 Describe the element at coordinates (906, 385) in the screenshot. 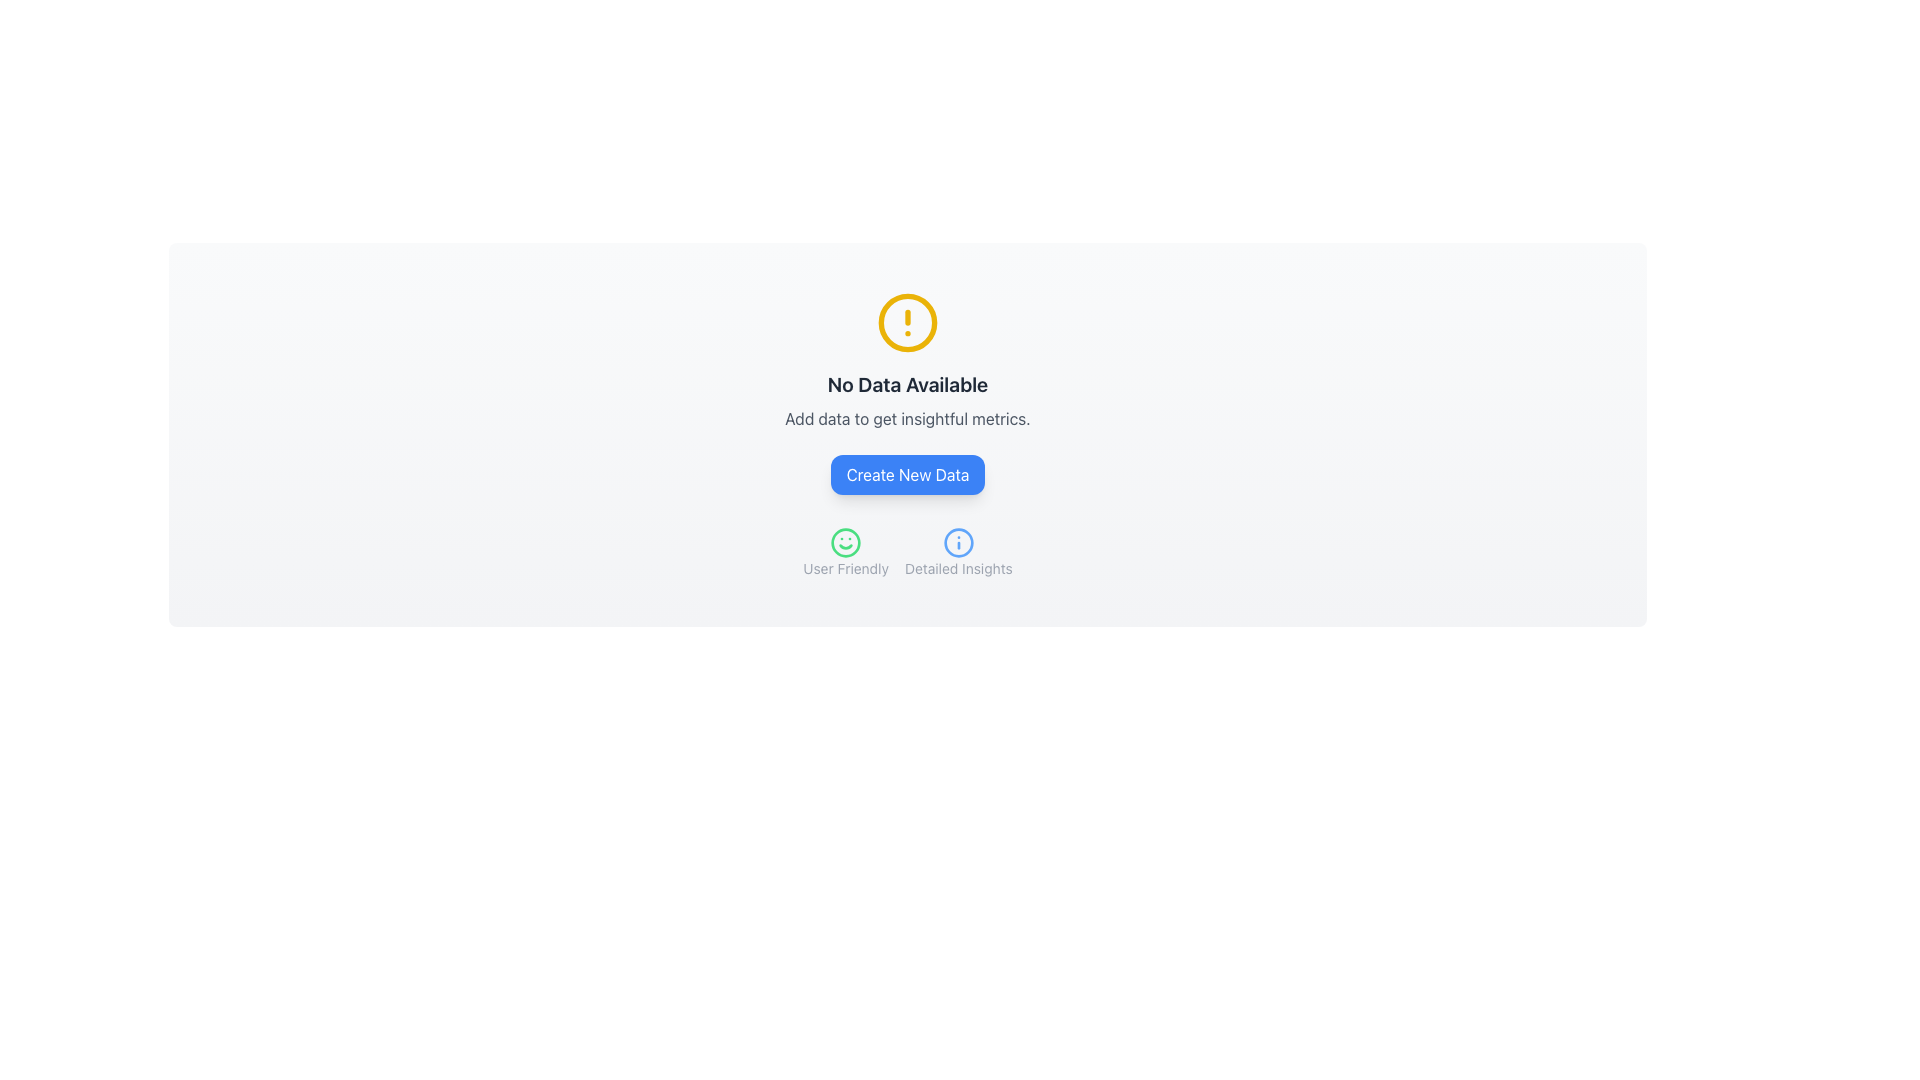

I see `the Text Display Element that informs users about the absence of data, located above the text 'Add data to get insightful metrics.'` at that location.